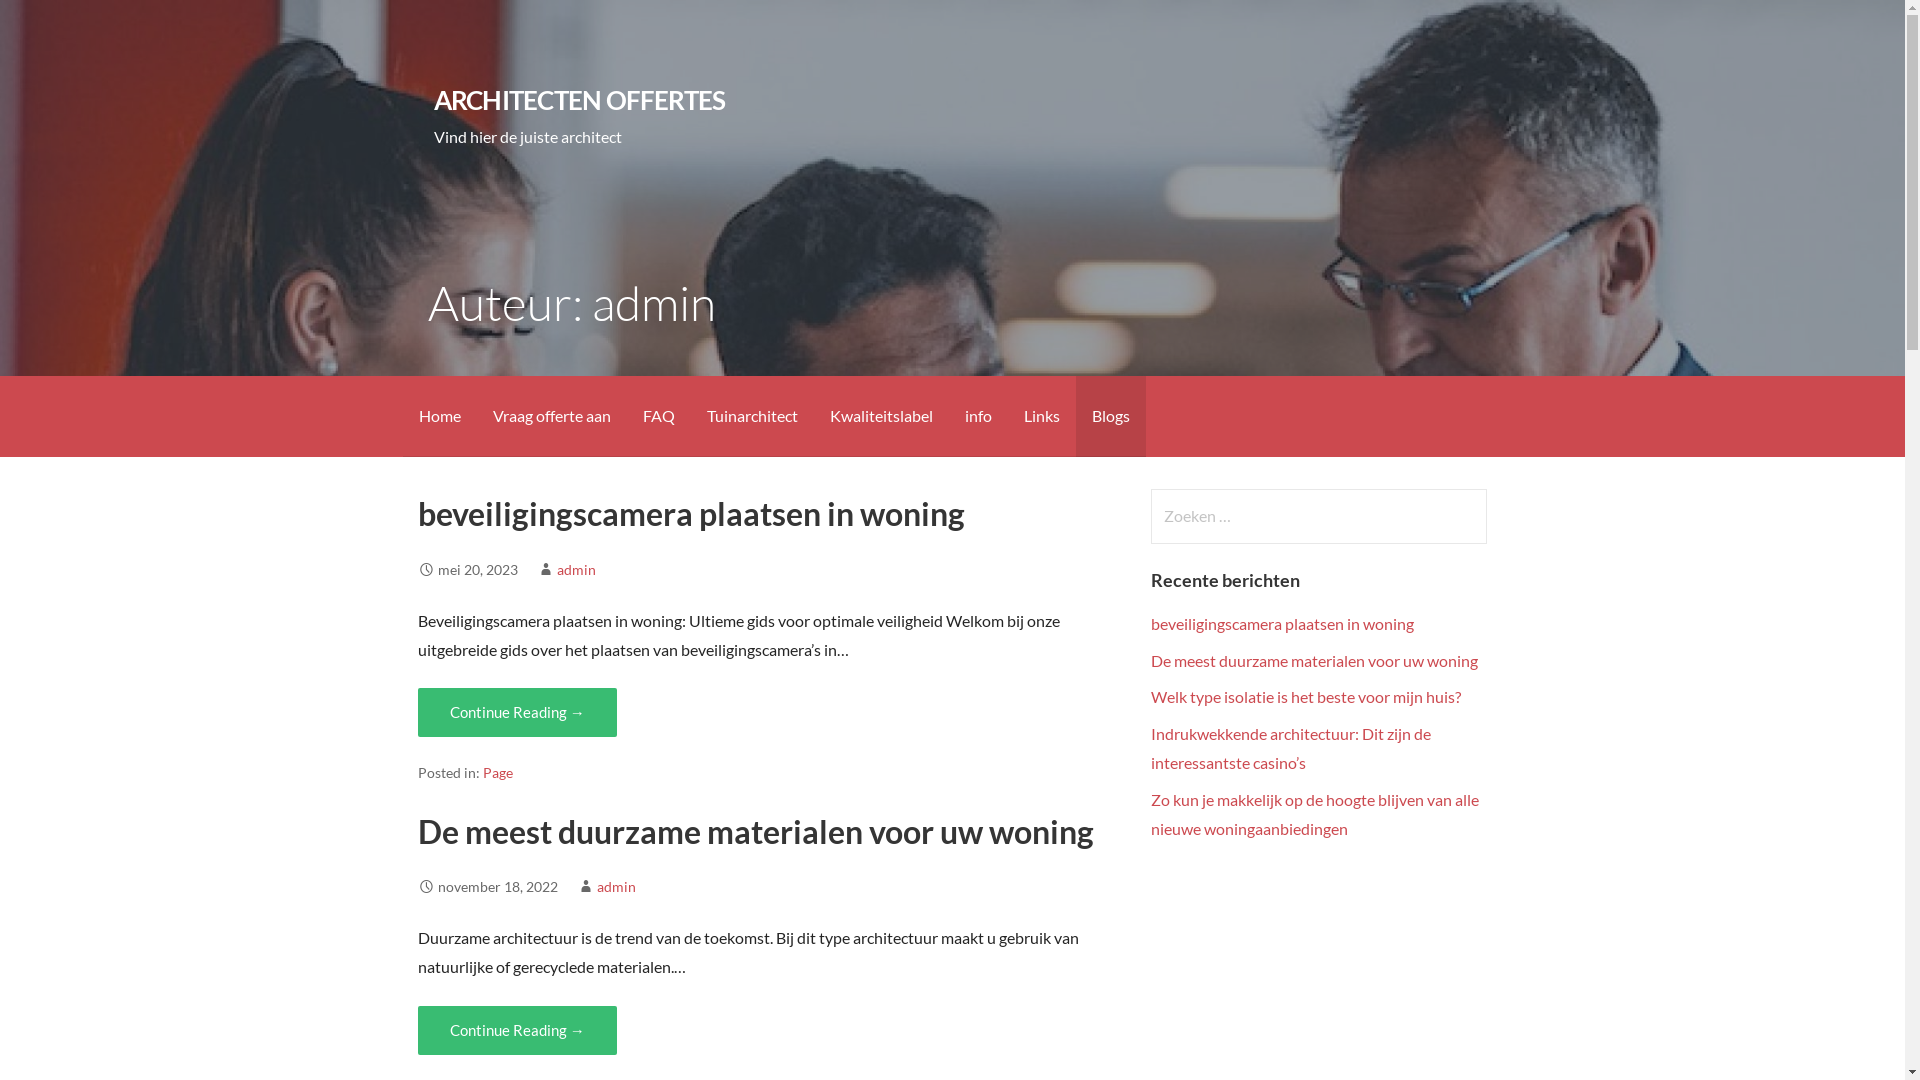 Image resolution: width=1920 pixels, height=1080 pixels. I want to click on 'beveiligingscamera plaatsen in woning', so click(691, 512).